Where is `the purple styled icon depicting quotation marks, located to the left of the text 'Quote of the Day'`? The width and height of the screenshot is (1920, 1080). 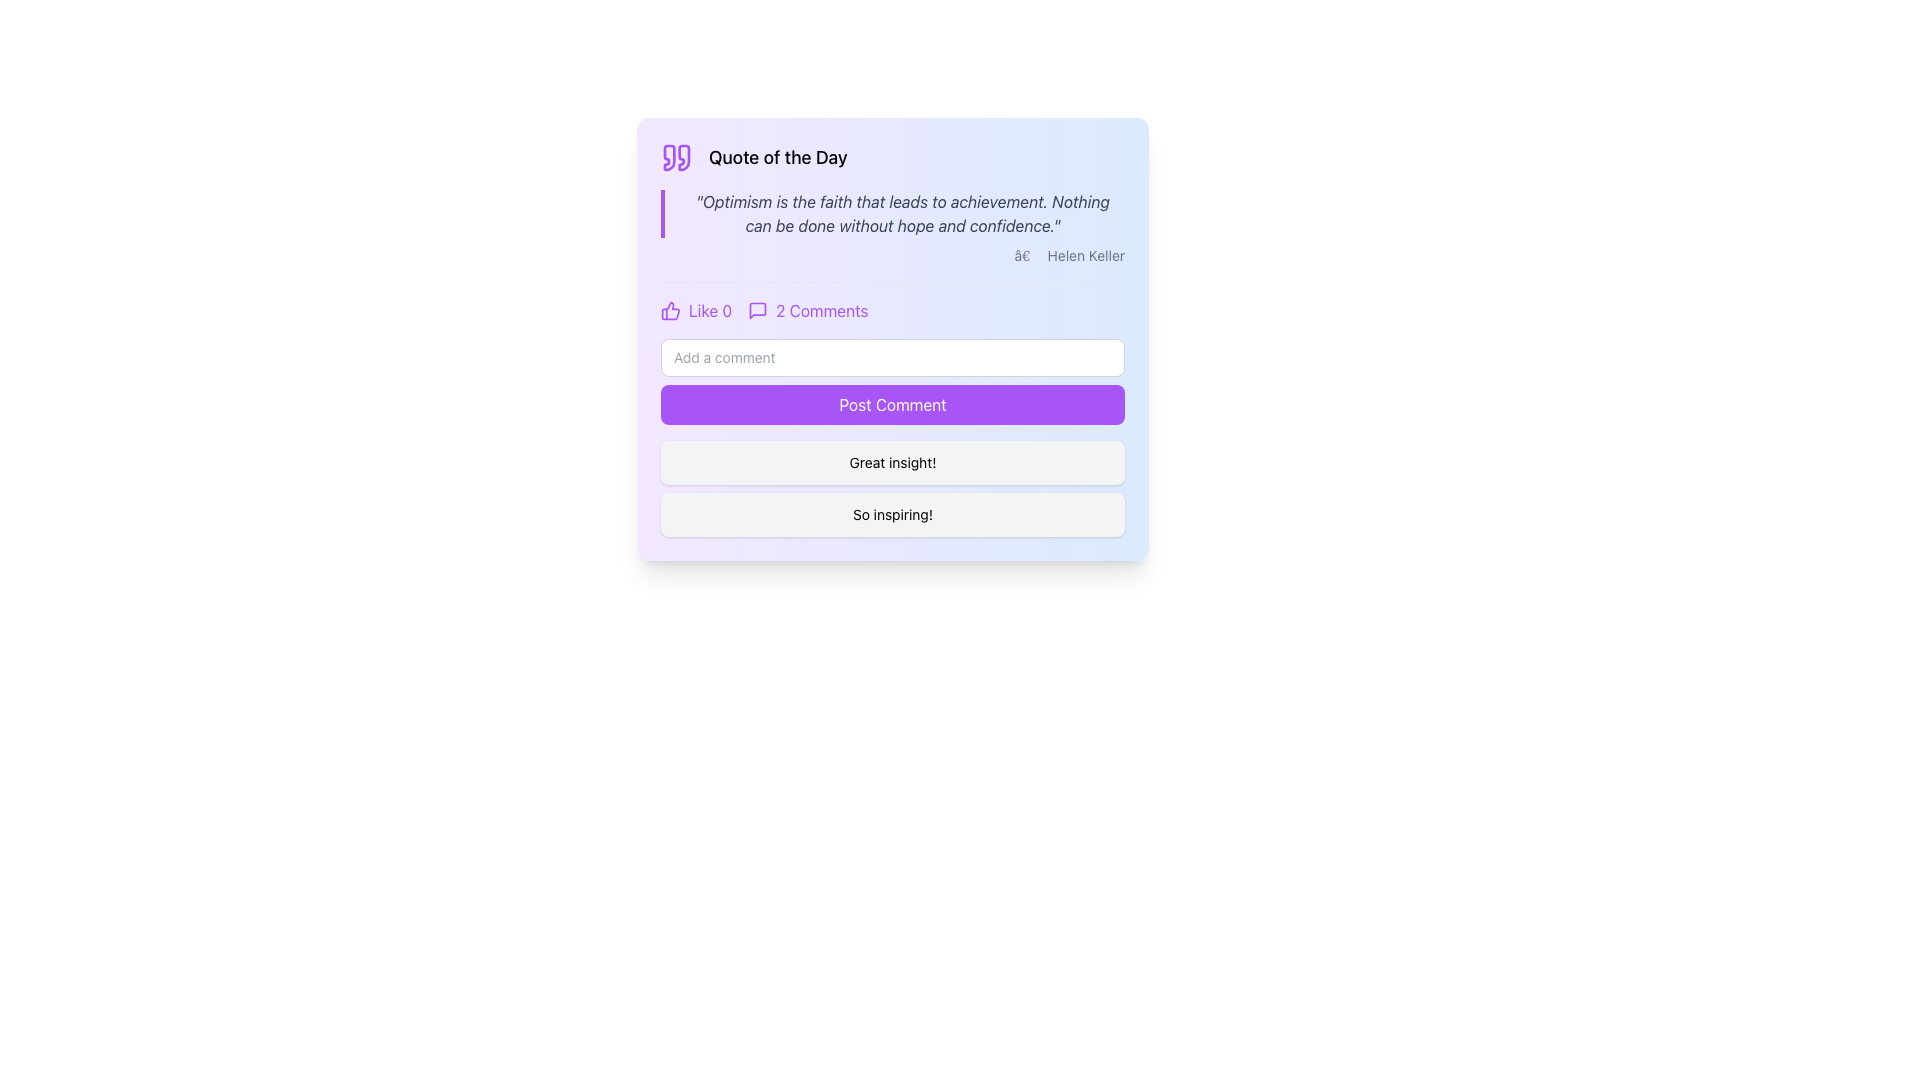
the purple styled icon depicting quotation marks, located to the left of the text 'Quote of the Day' is located at coordinates (676, 157).